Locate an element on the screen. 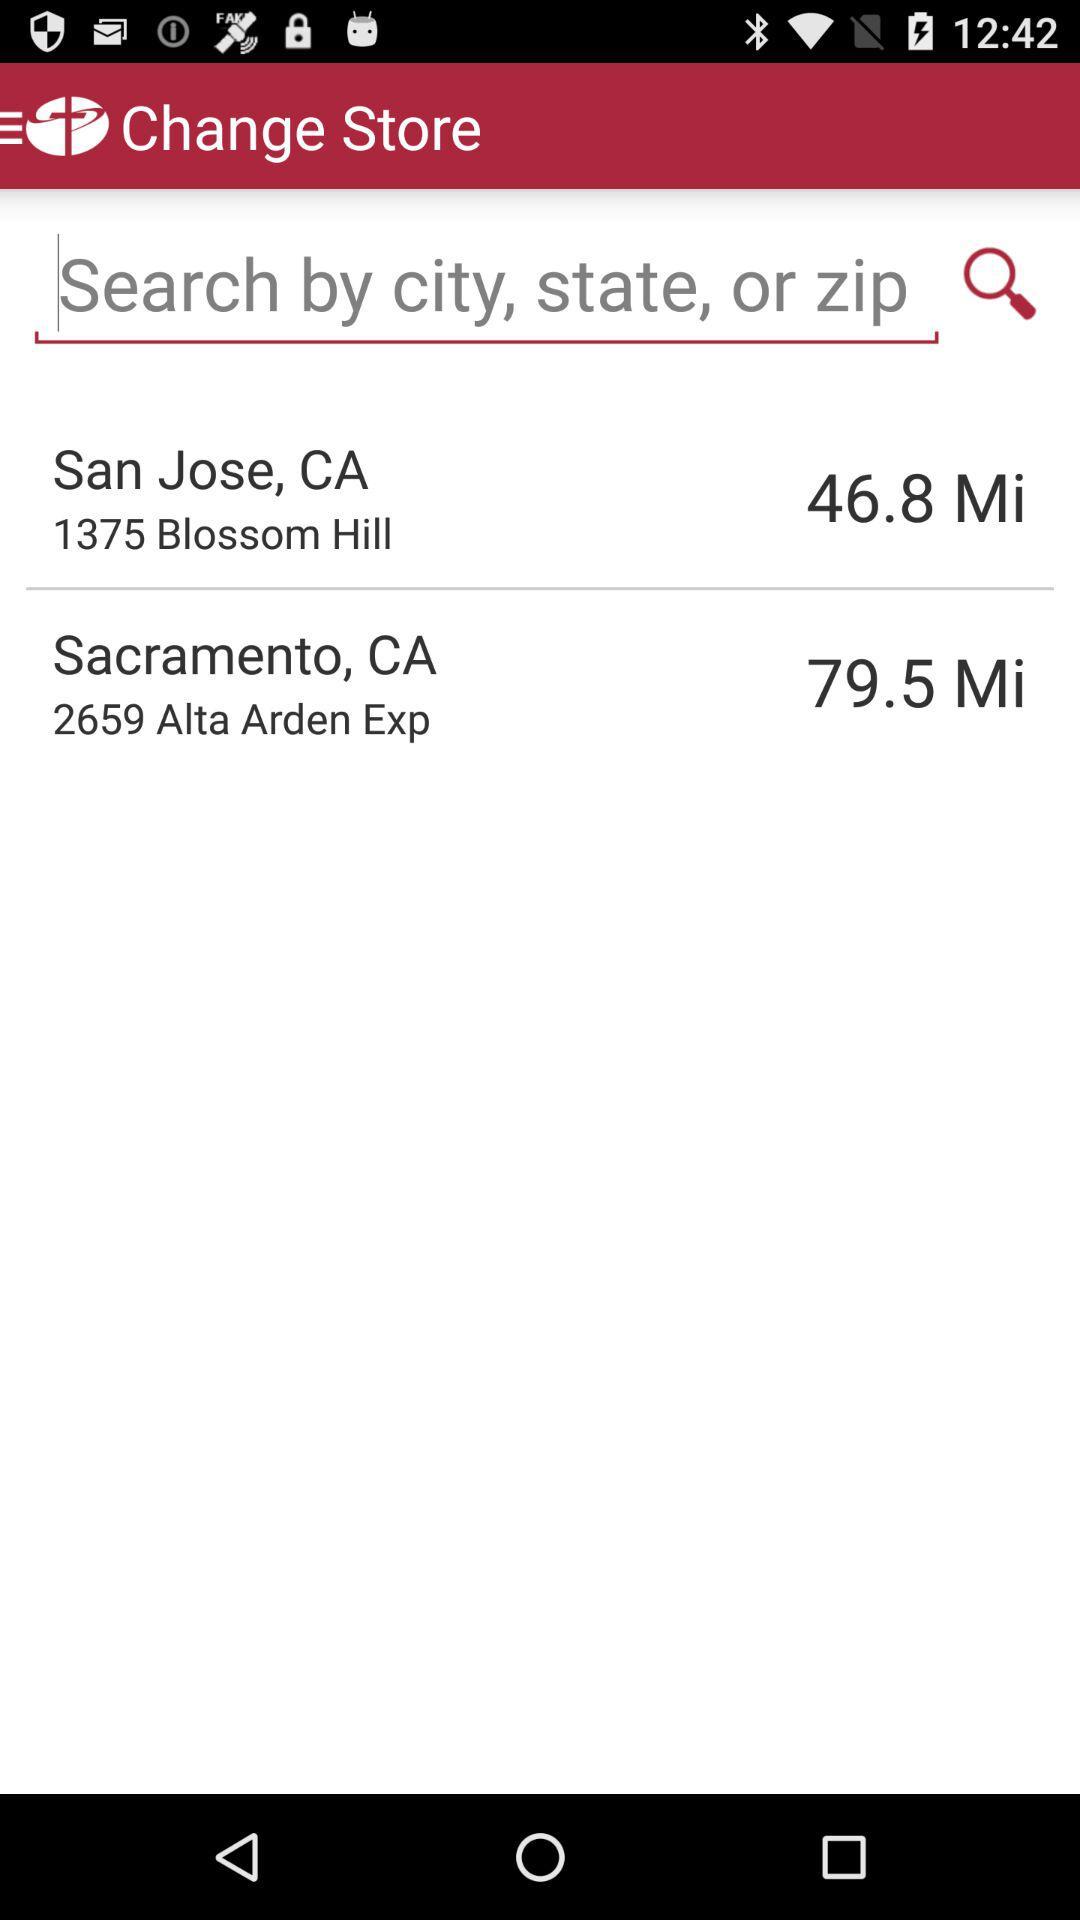  the app below san jose, ca app is located at coordinates (222, 532).